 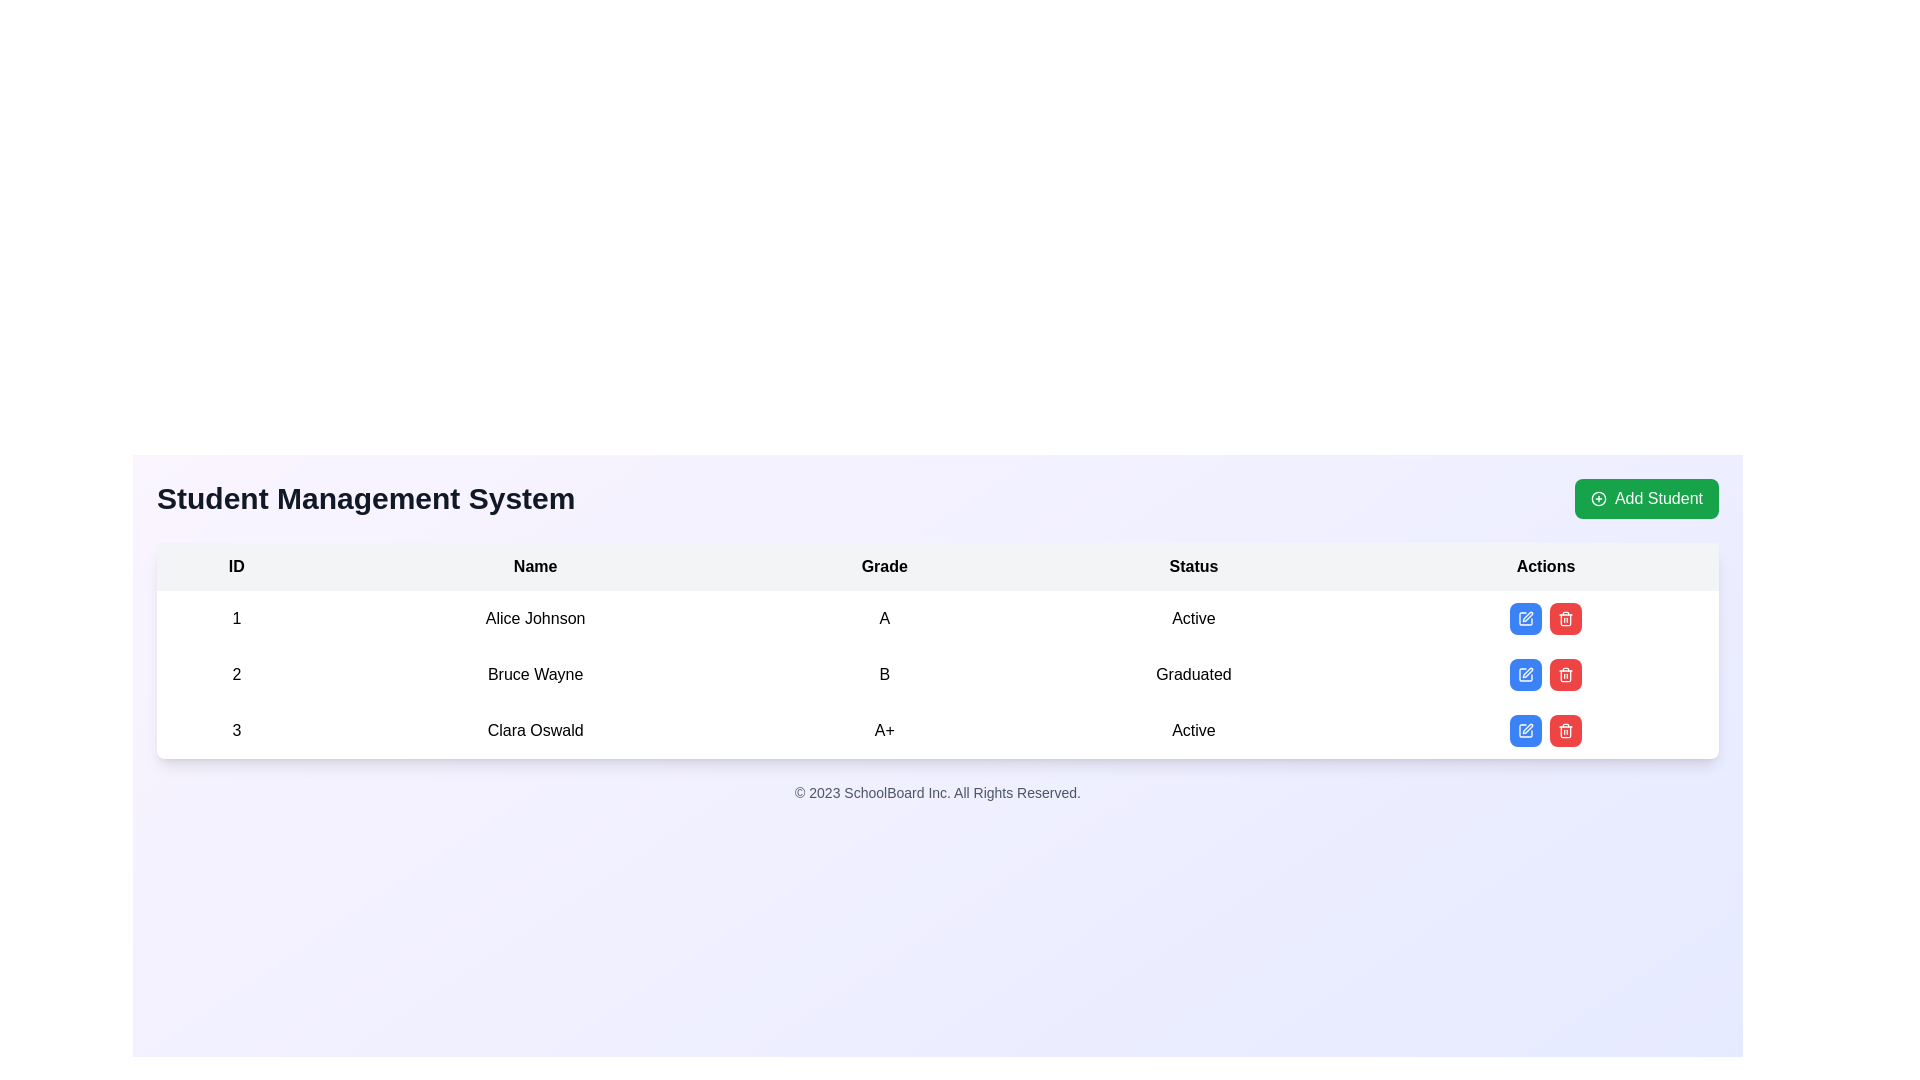 I want to click on the red trash bin icon, which is the second item, so click(x=1564, y=617).